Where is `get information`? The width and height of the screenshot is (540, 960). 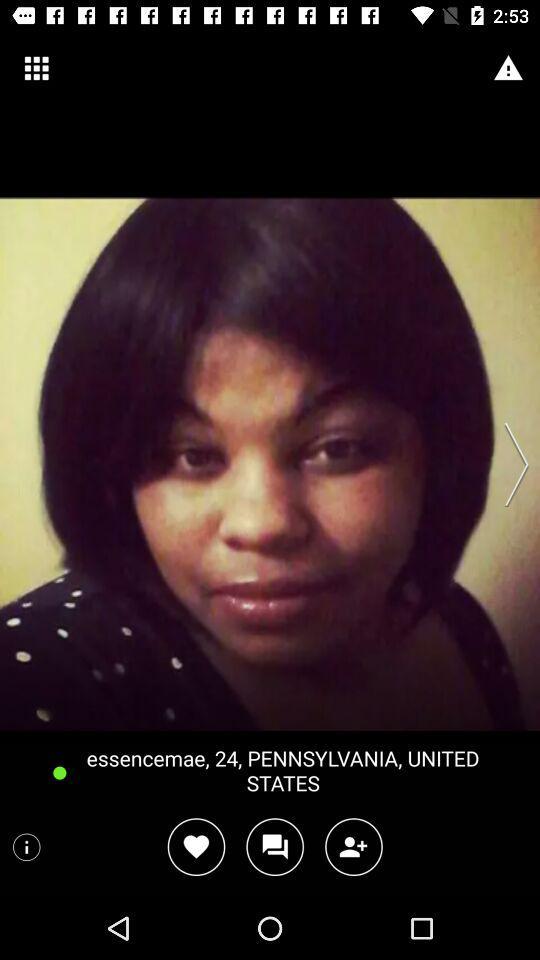 get information is located at coordinates (25, 846).